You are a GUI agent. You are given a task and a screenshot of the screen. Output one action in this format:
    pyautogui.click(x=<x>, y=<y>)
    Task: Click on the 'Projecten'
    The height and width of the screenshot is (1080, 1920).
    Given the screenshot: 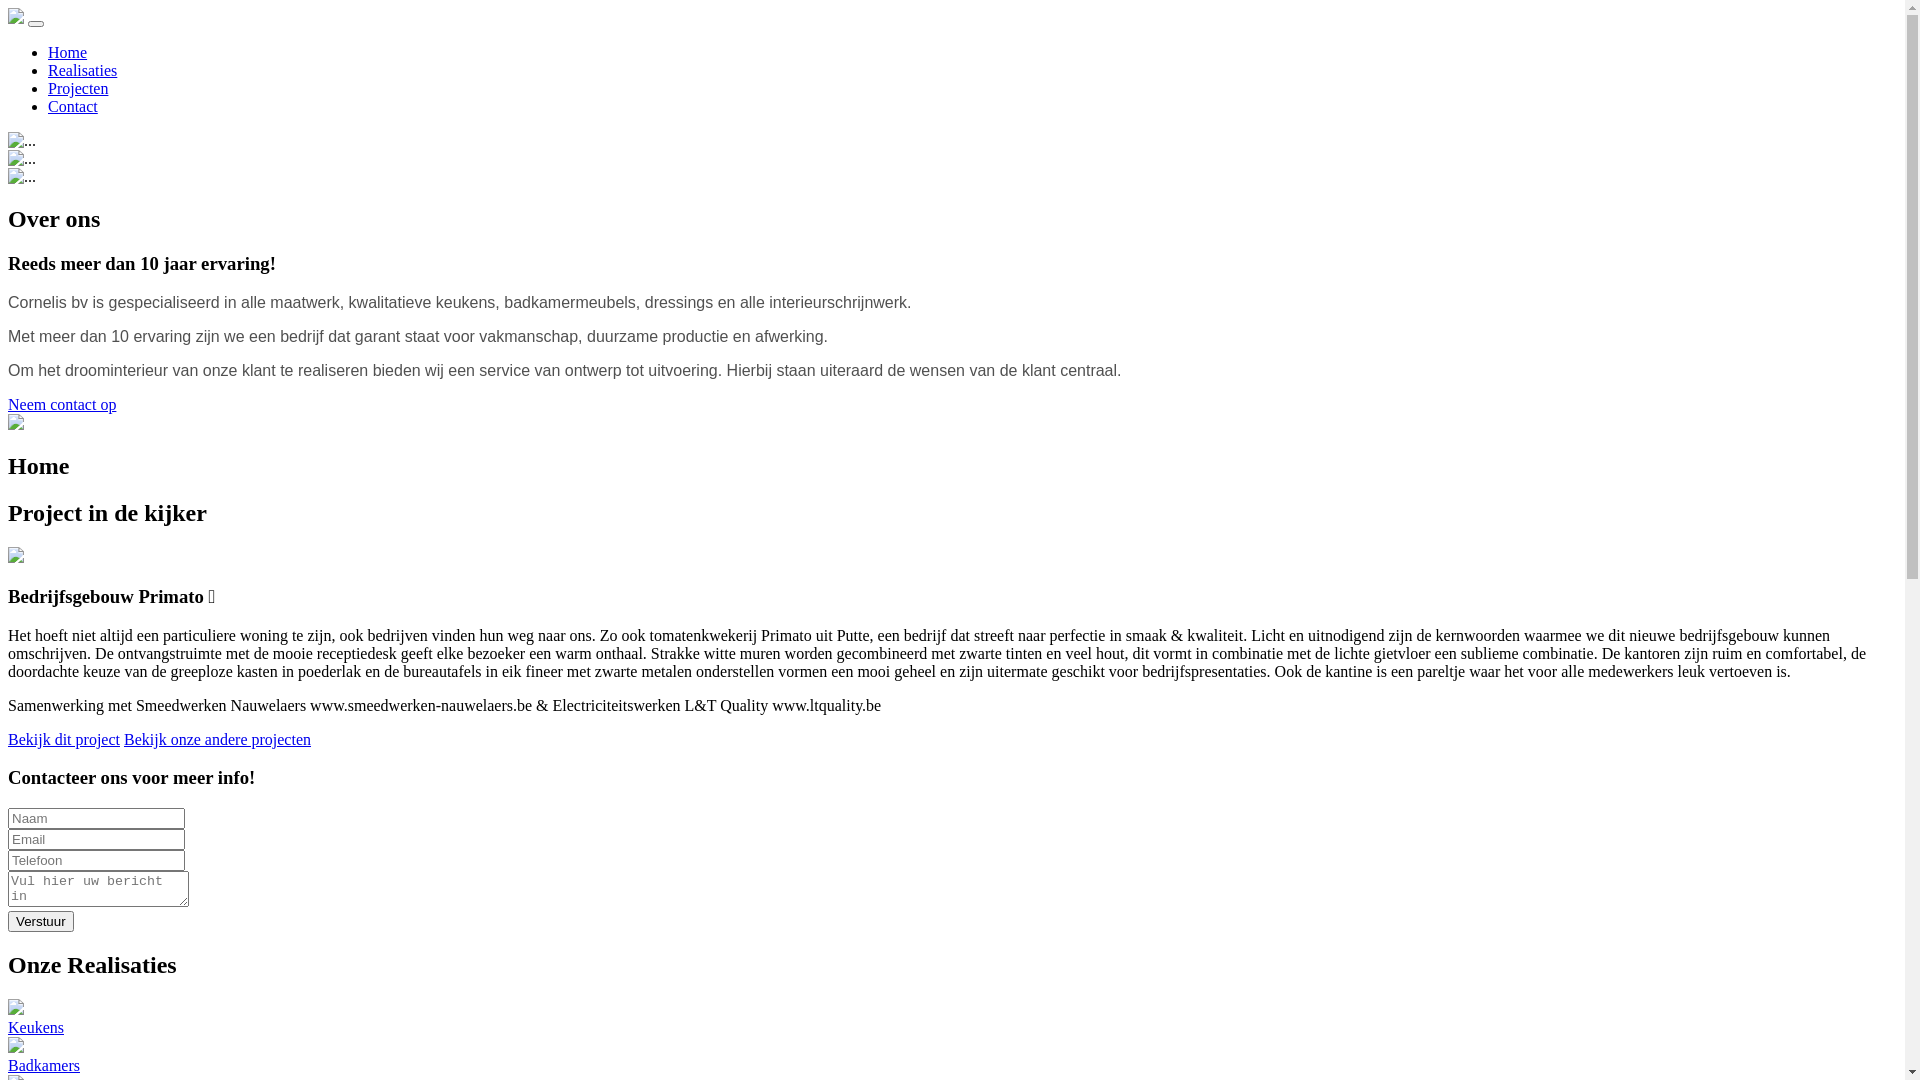 What is the action you would take?
    pyautogui.click(x=48, y=87)
    